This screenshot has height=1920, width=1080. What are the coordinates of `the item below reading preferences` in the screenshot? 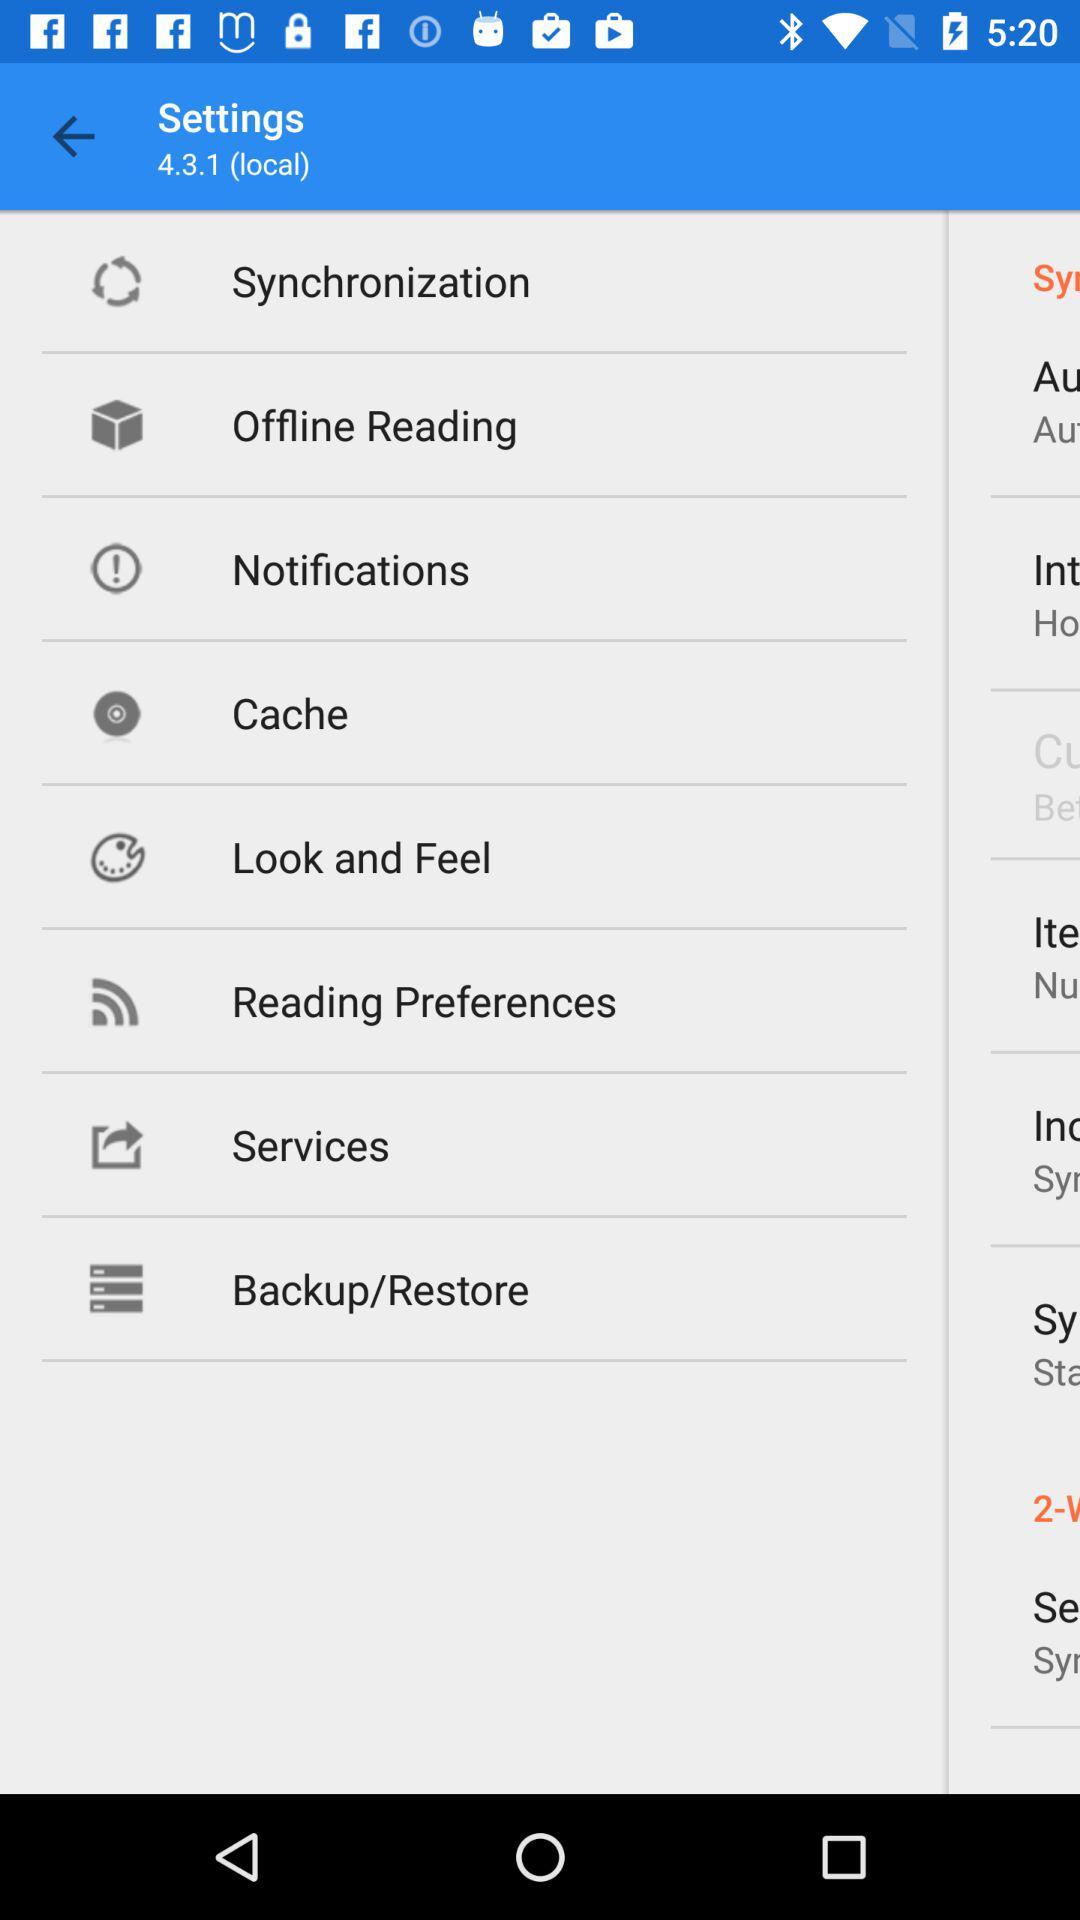 It's located at (310, 1144).